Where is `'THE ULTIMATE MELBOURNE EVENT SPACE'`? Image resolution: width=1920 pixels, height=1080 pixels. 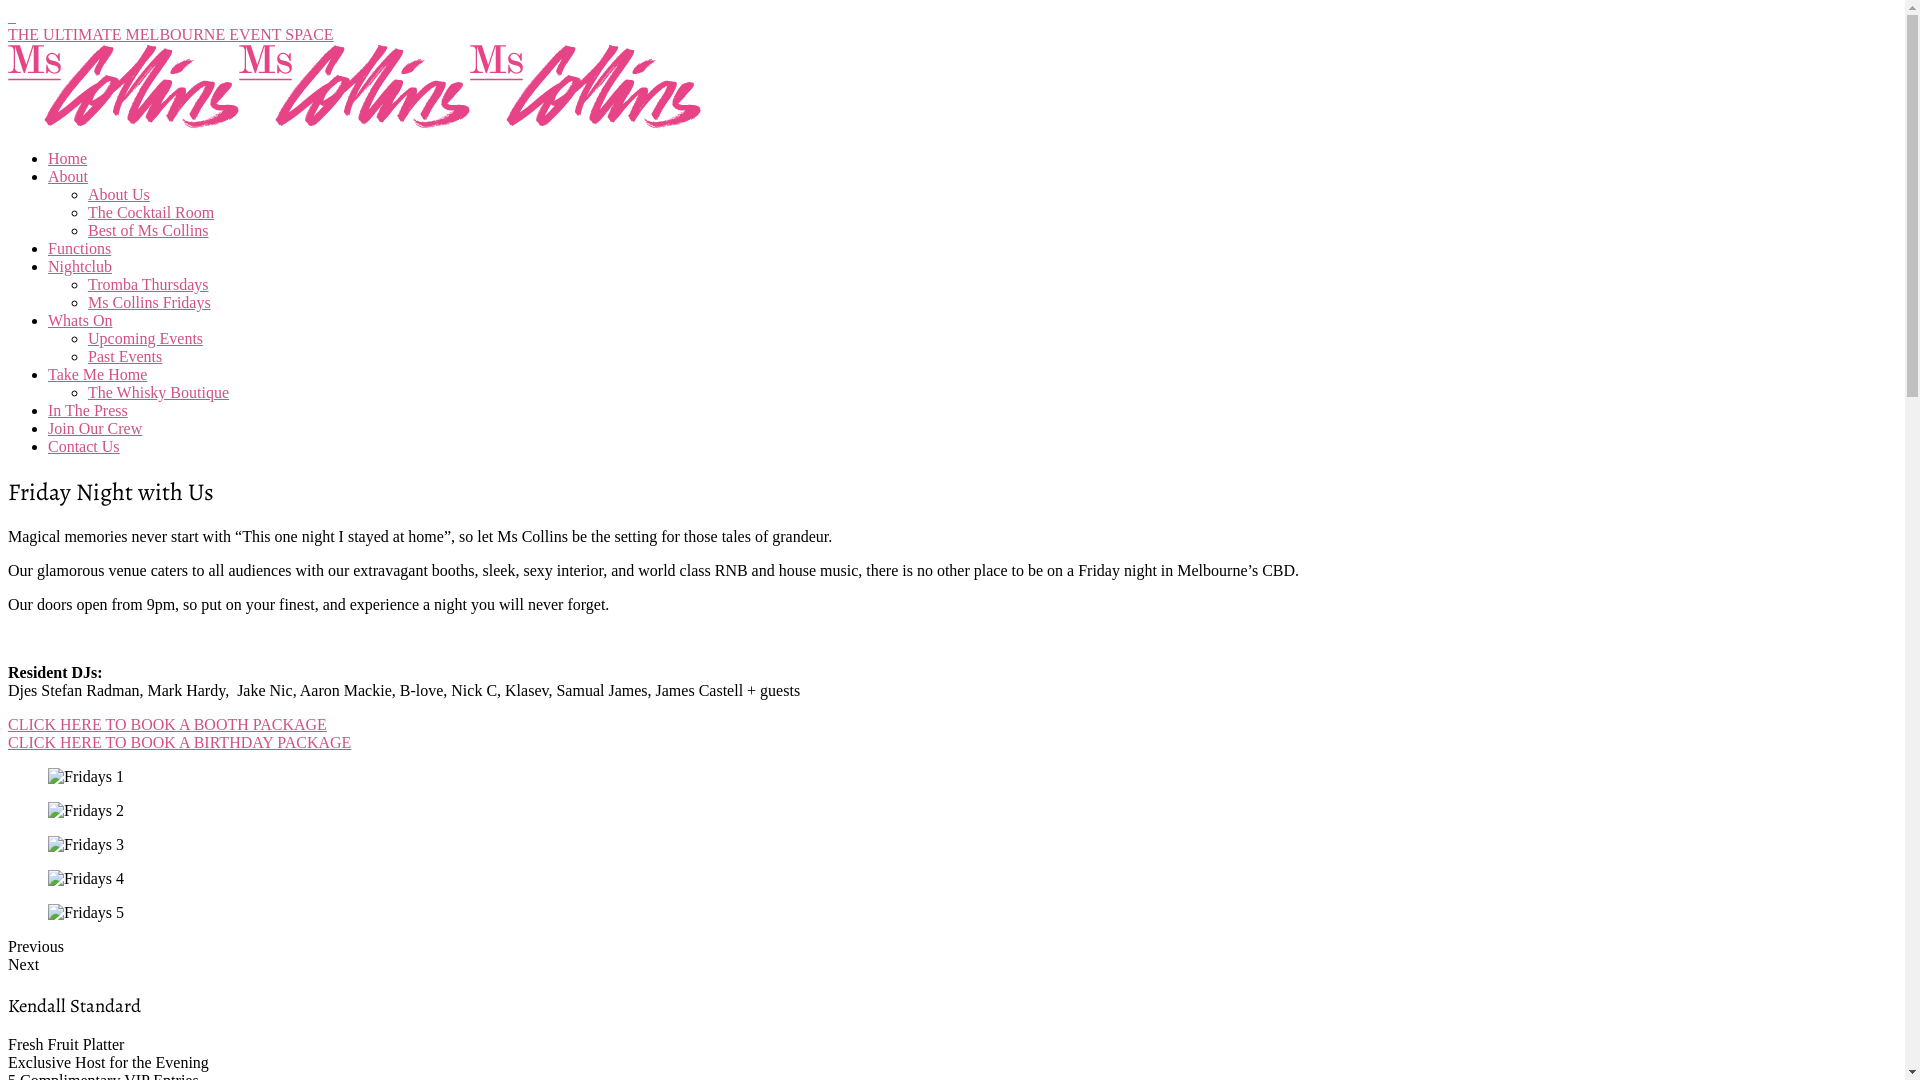 'THE ULTIMATE MELBOURNE EVENT SPACE' is located at coordinates (171, 34).